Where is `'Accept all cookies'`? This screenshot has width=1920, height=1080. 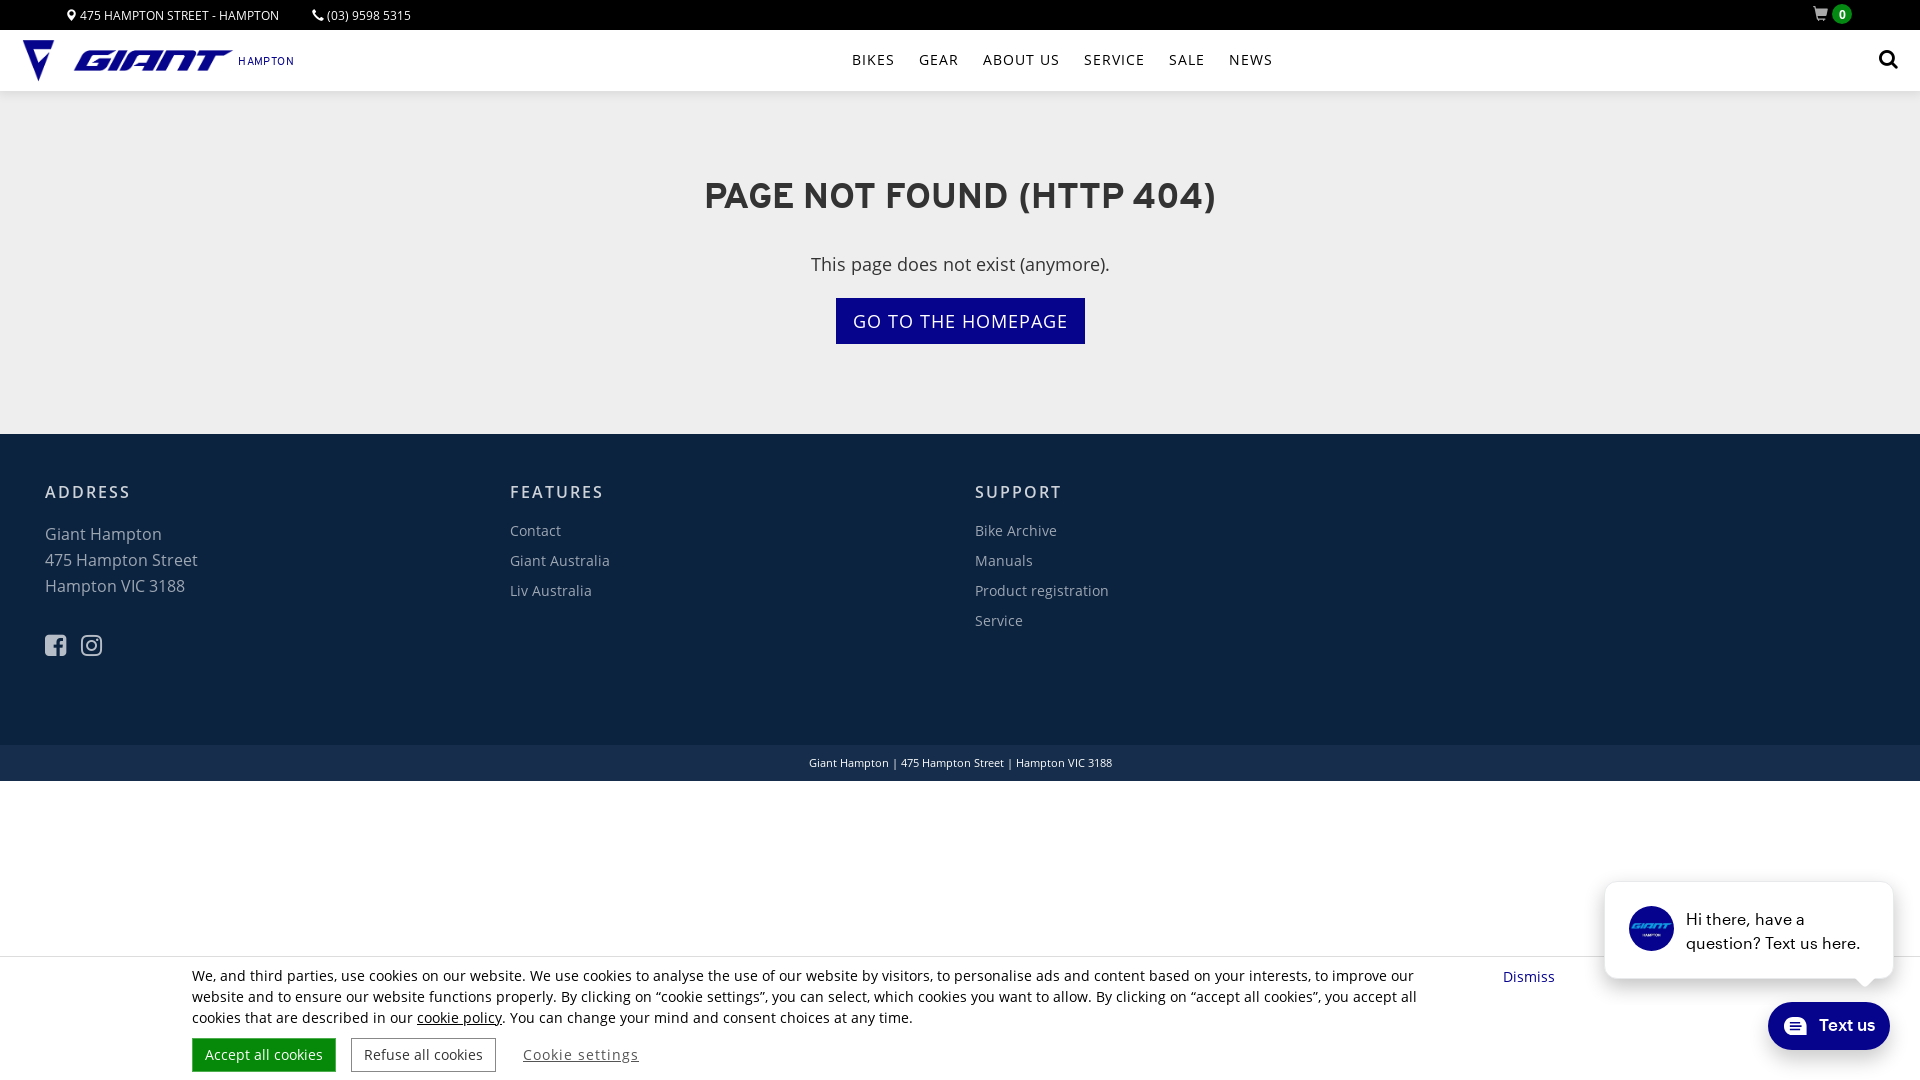 'Accept all cookies' is located at coordinates (263, 1054).